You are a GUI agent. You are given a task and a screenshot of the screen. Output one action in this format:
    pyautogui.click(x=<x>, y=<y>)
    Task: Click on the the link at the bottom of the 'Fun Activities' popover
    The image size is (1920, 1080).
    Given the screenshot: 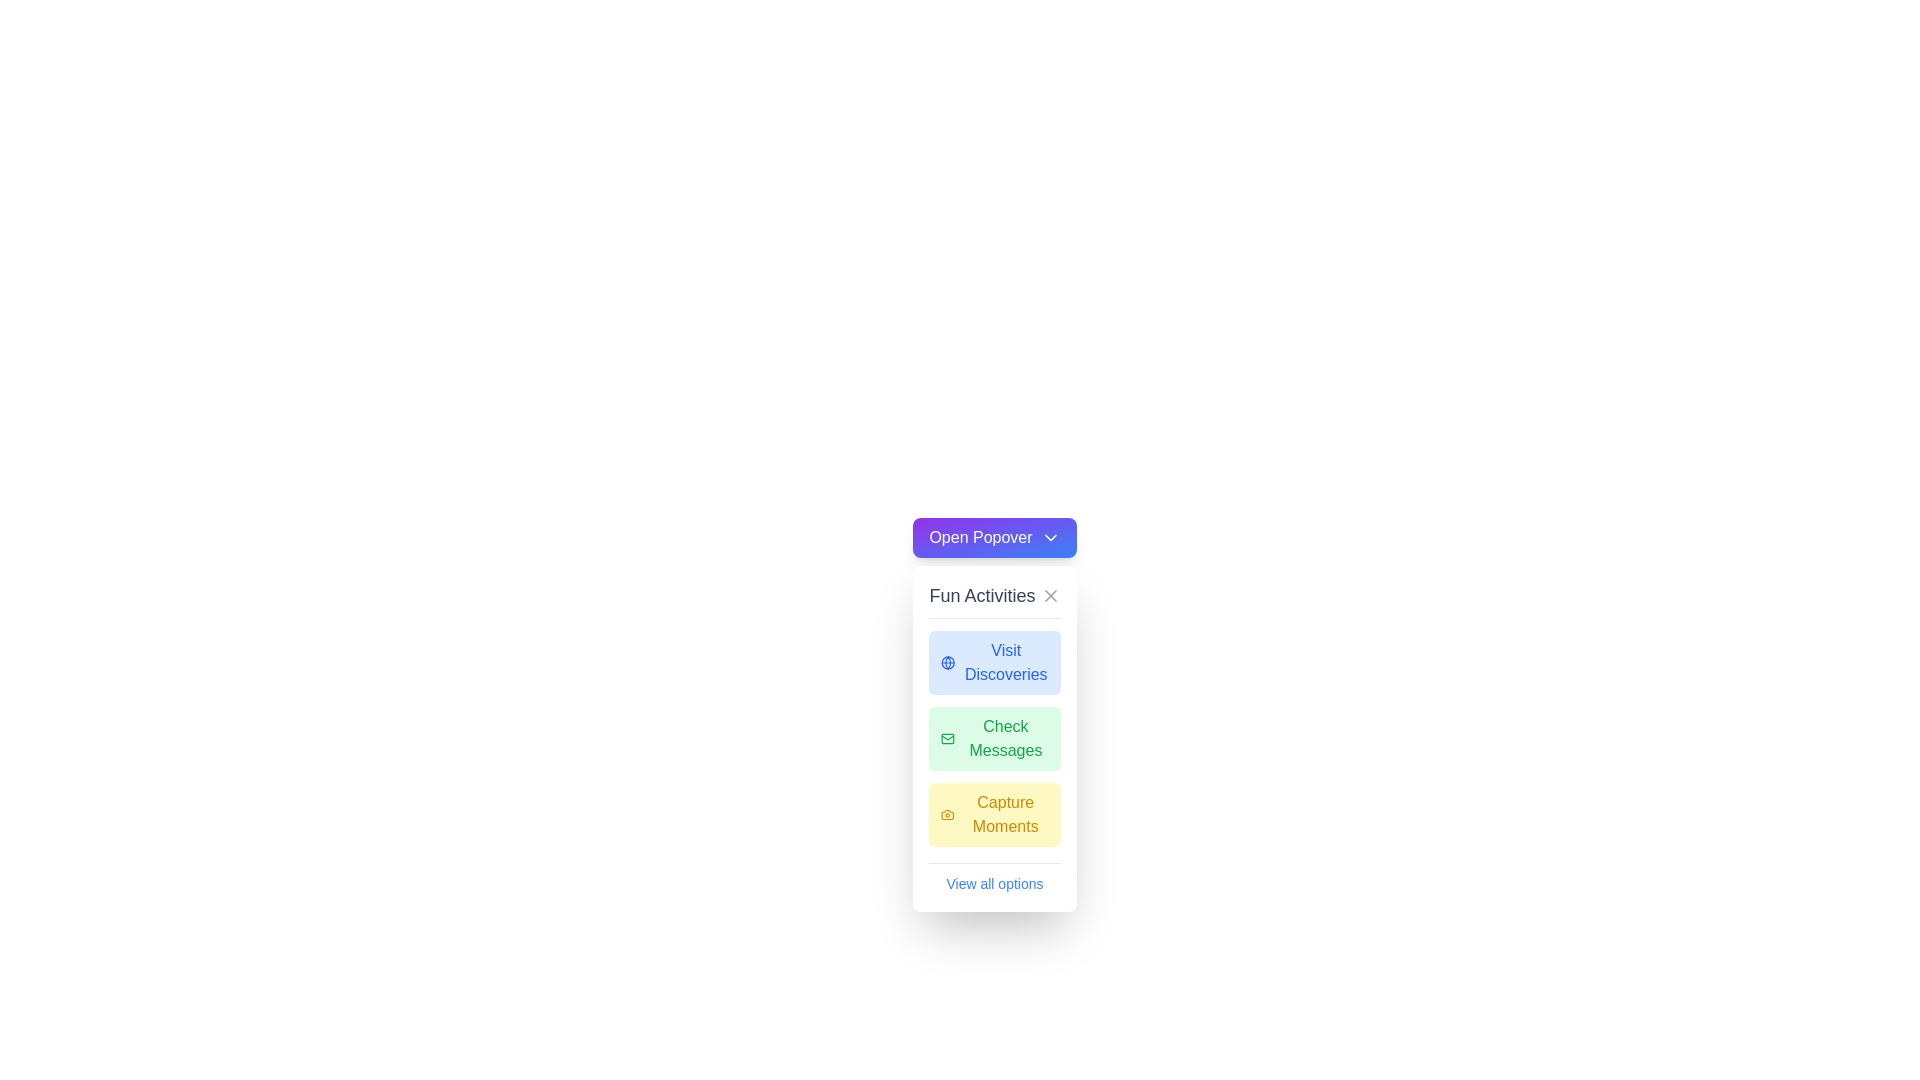 What is the action you would take?
    pyautogui.click(x=994, y=878)
    